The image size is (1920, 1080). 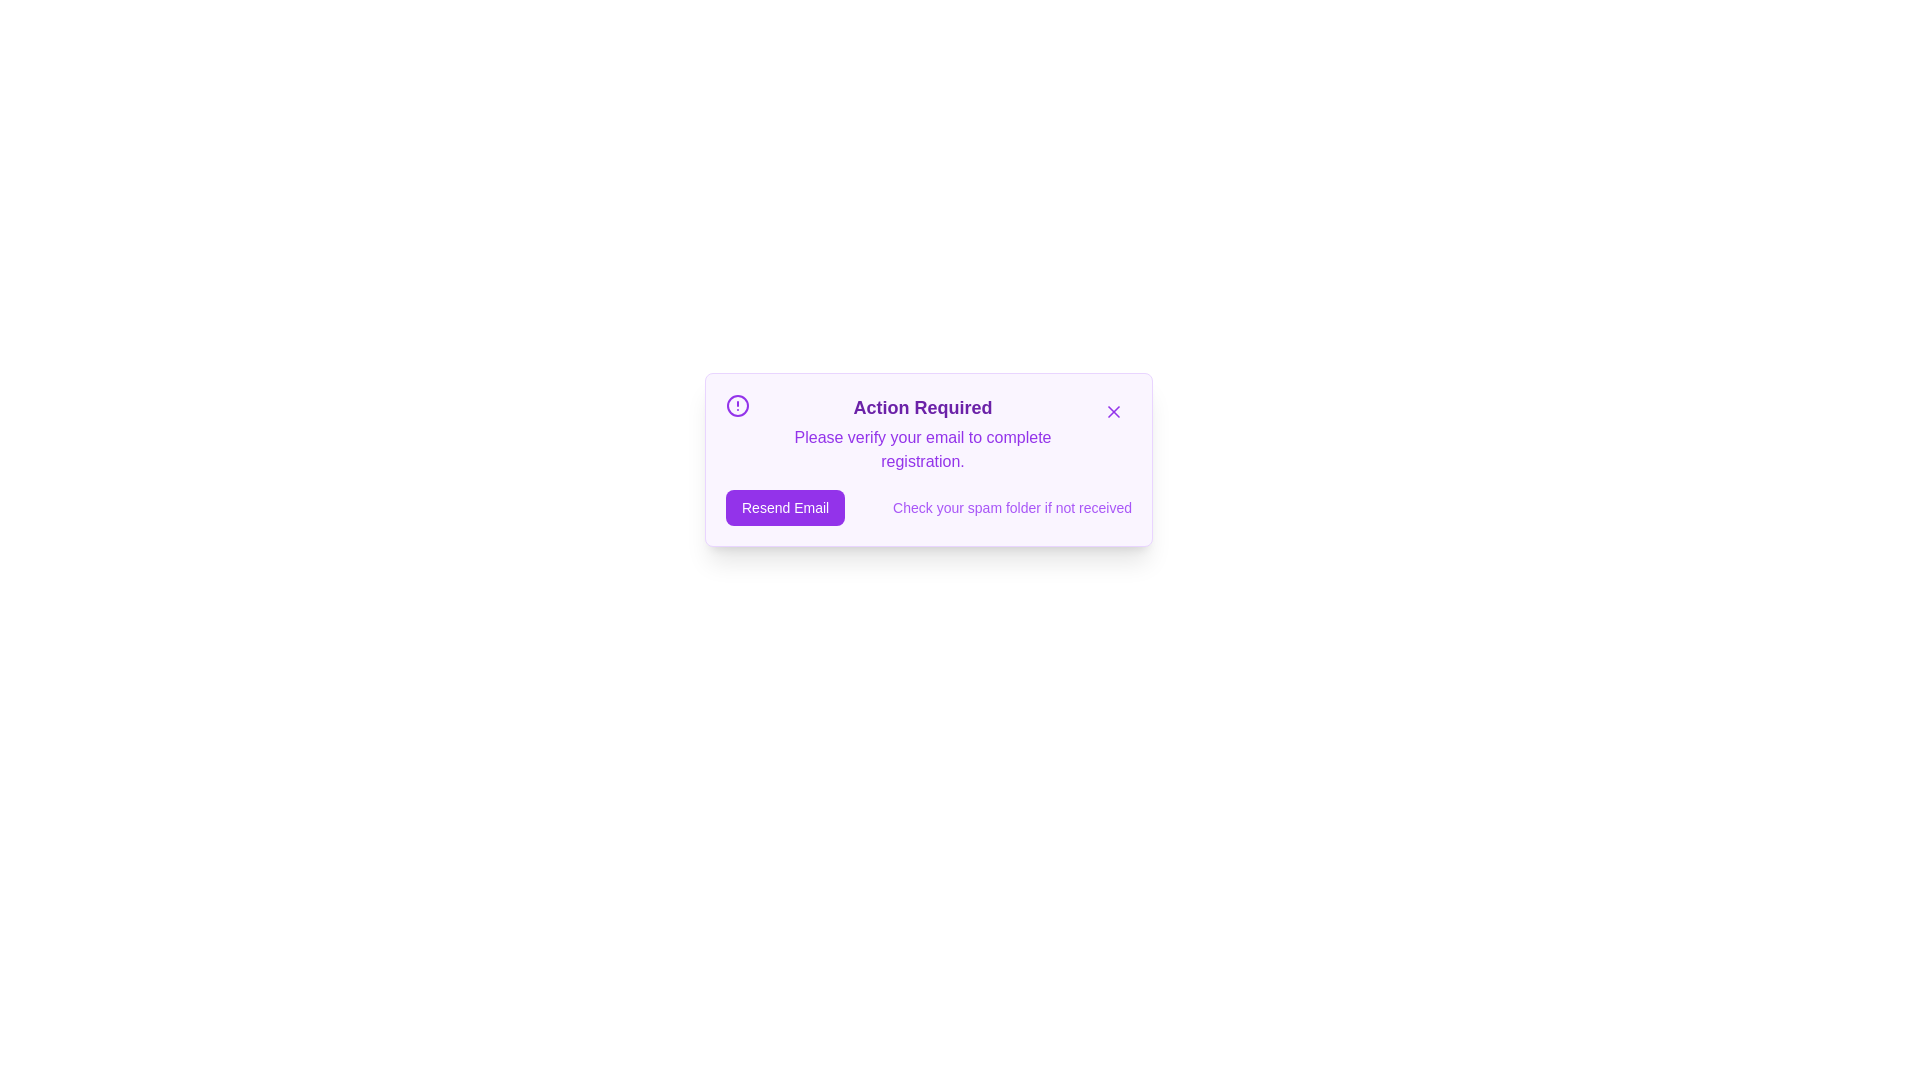 I want to click on the 'Resend Email' button to resend the verification email, so click(x=784, y=507).